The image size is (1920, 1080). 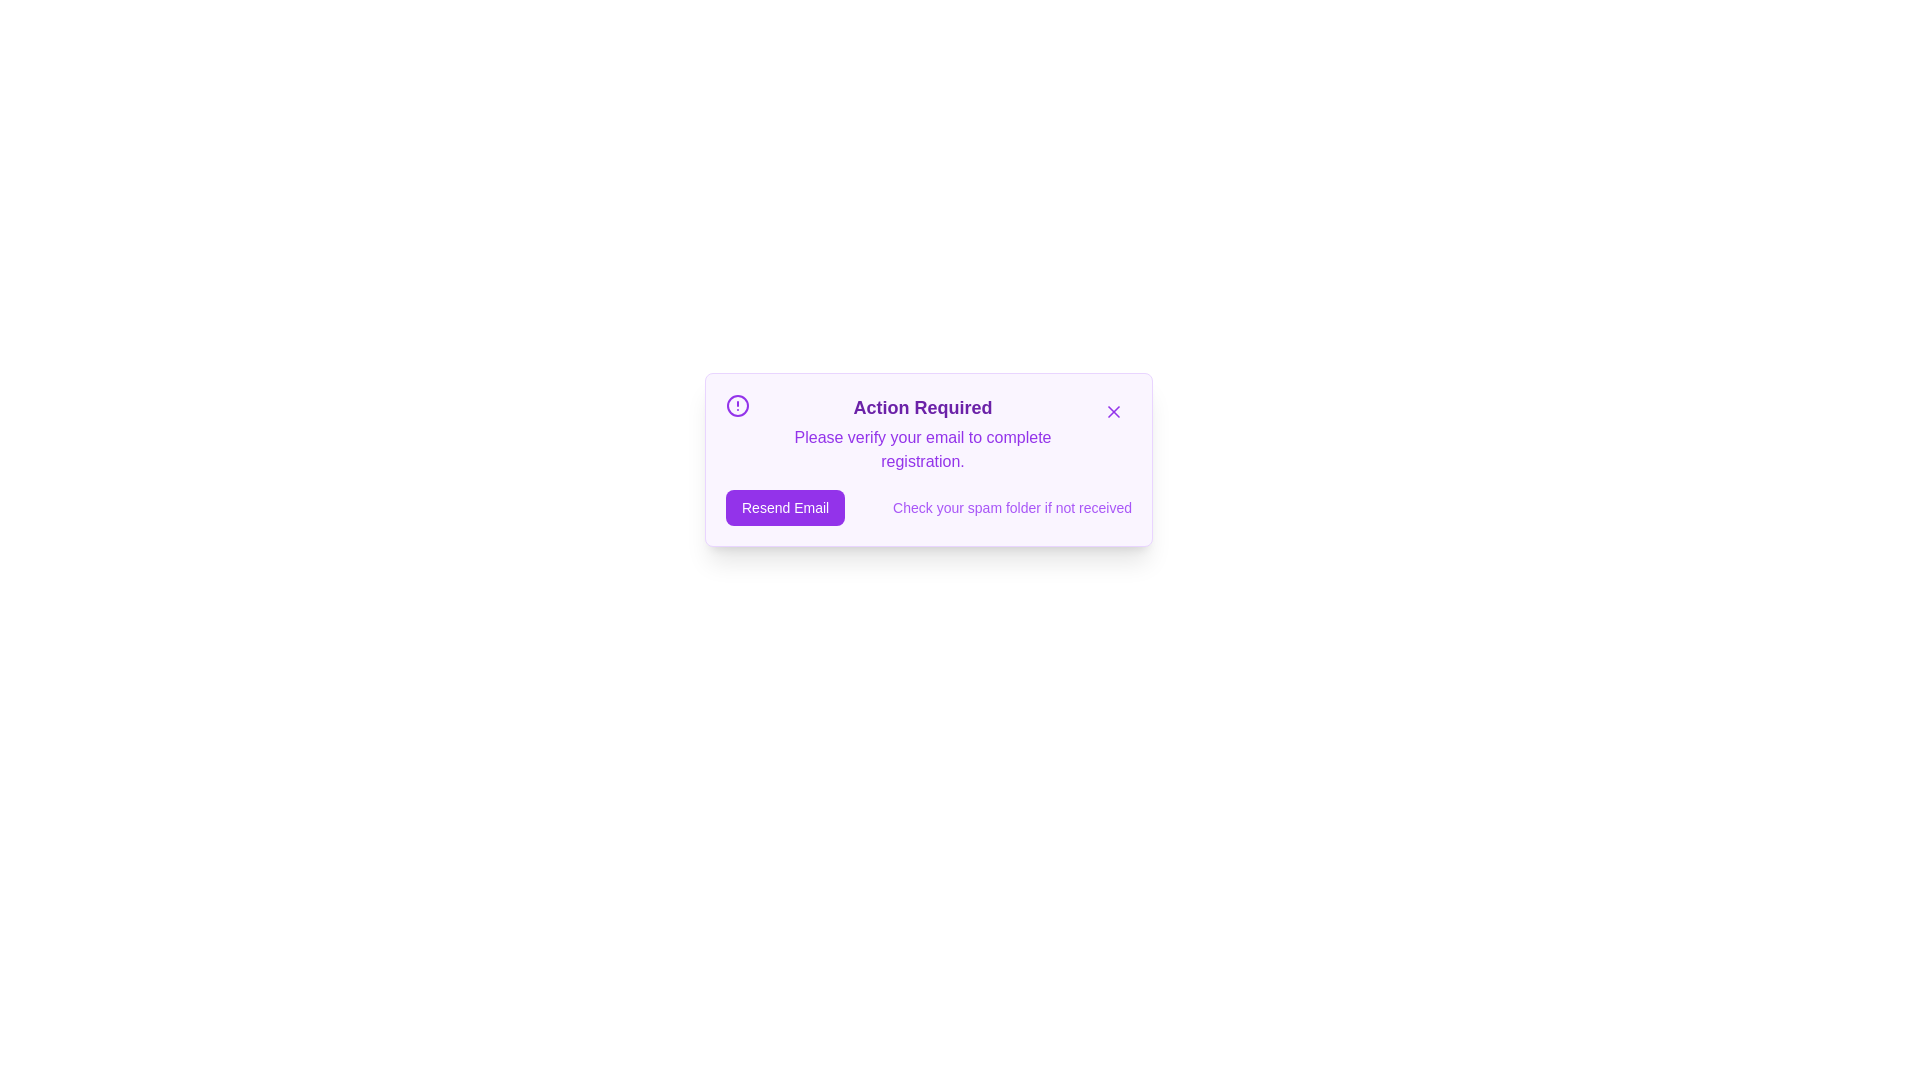 I want to click on the 'Resend Email' button to resend the verification email, so click(x=784, y=507).